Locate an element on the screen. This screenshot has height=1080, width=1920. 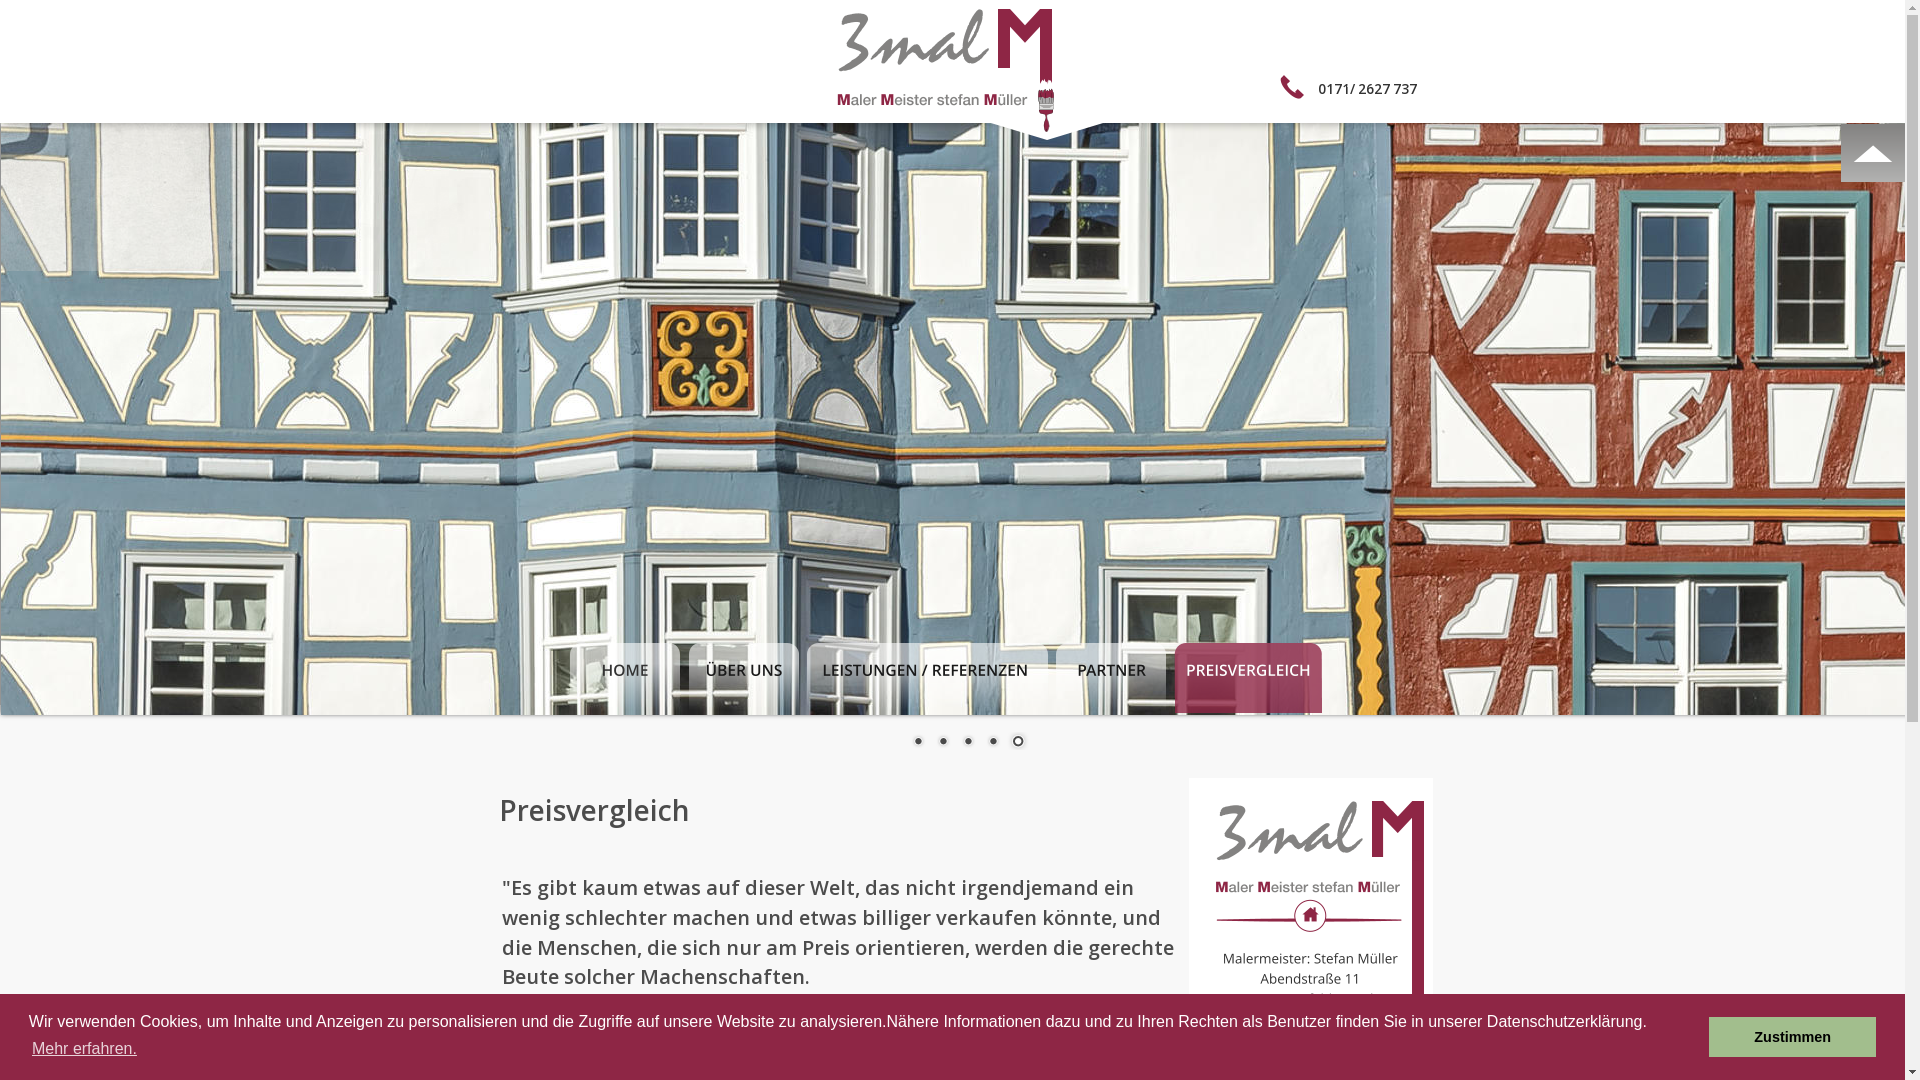
'2' is located at coordinates (941, 743).